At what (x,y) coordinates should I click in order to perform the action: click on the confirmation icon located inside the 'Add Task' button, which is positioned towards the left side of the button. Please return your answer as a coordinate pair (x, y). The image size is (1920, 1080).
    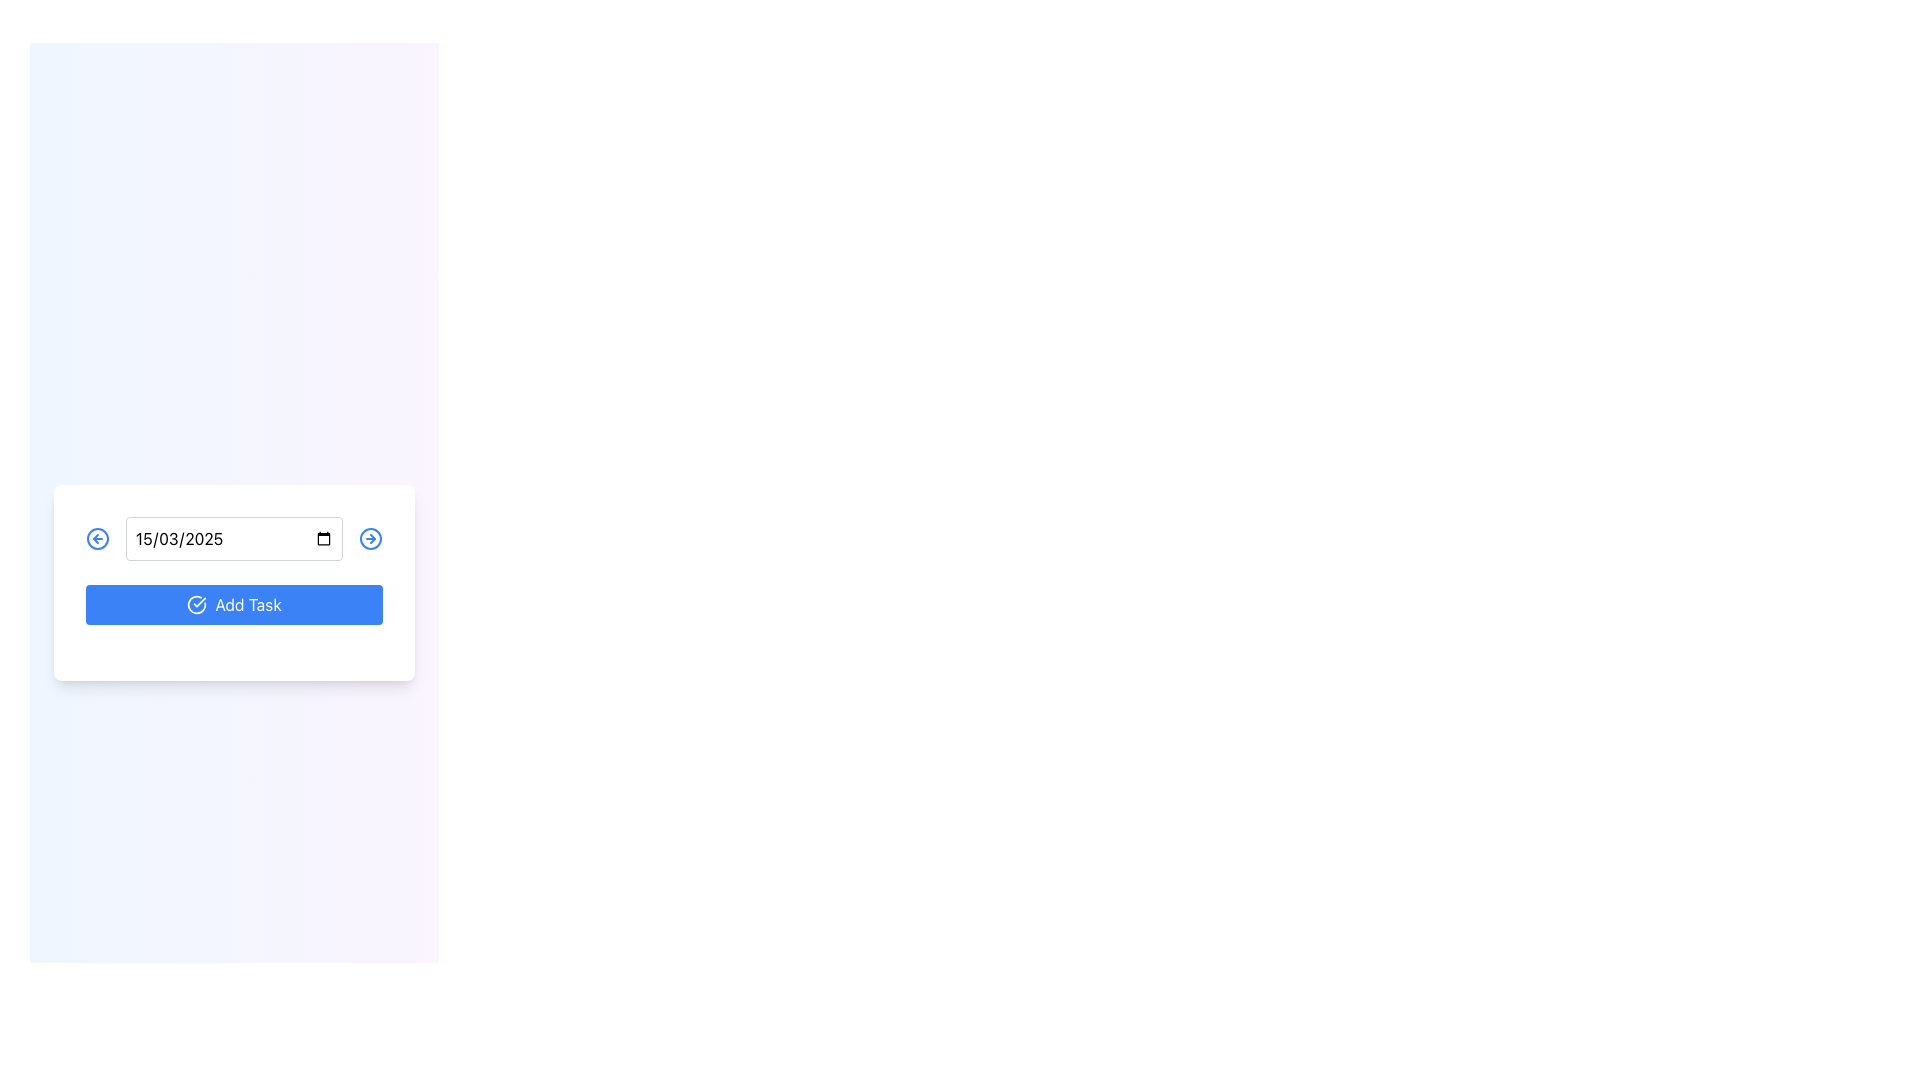
    Looking at the image, I should click on (197, 604).